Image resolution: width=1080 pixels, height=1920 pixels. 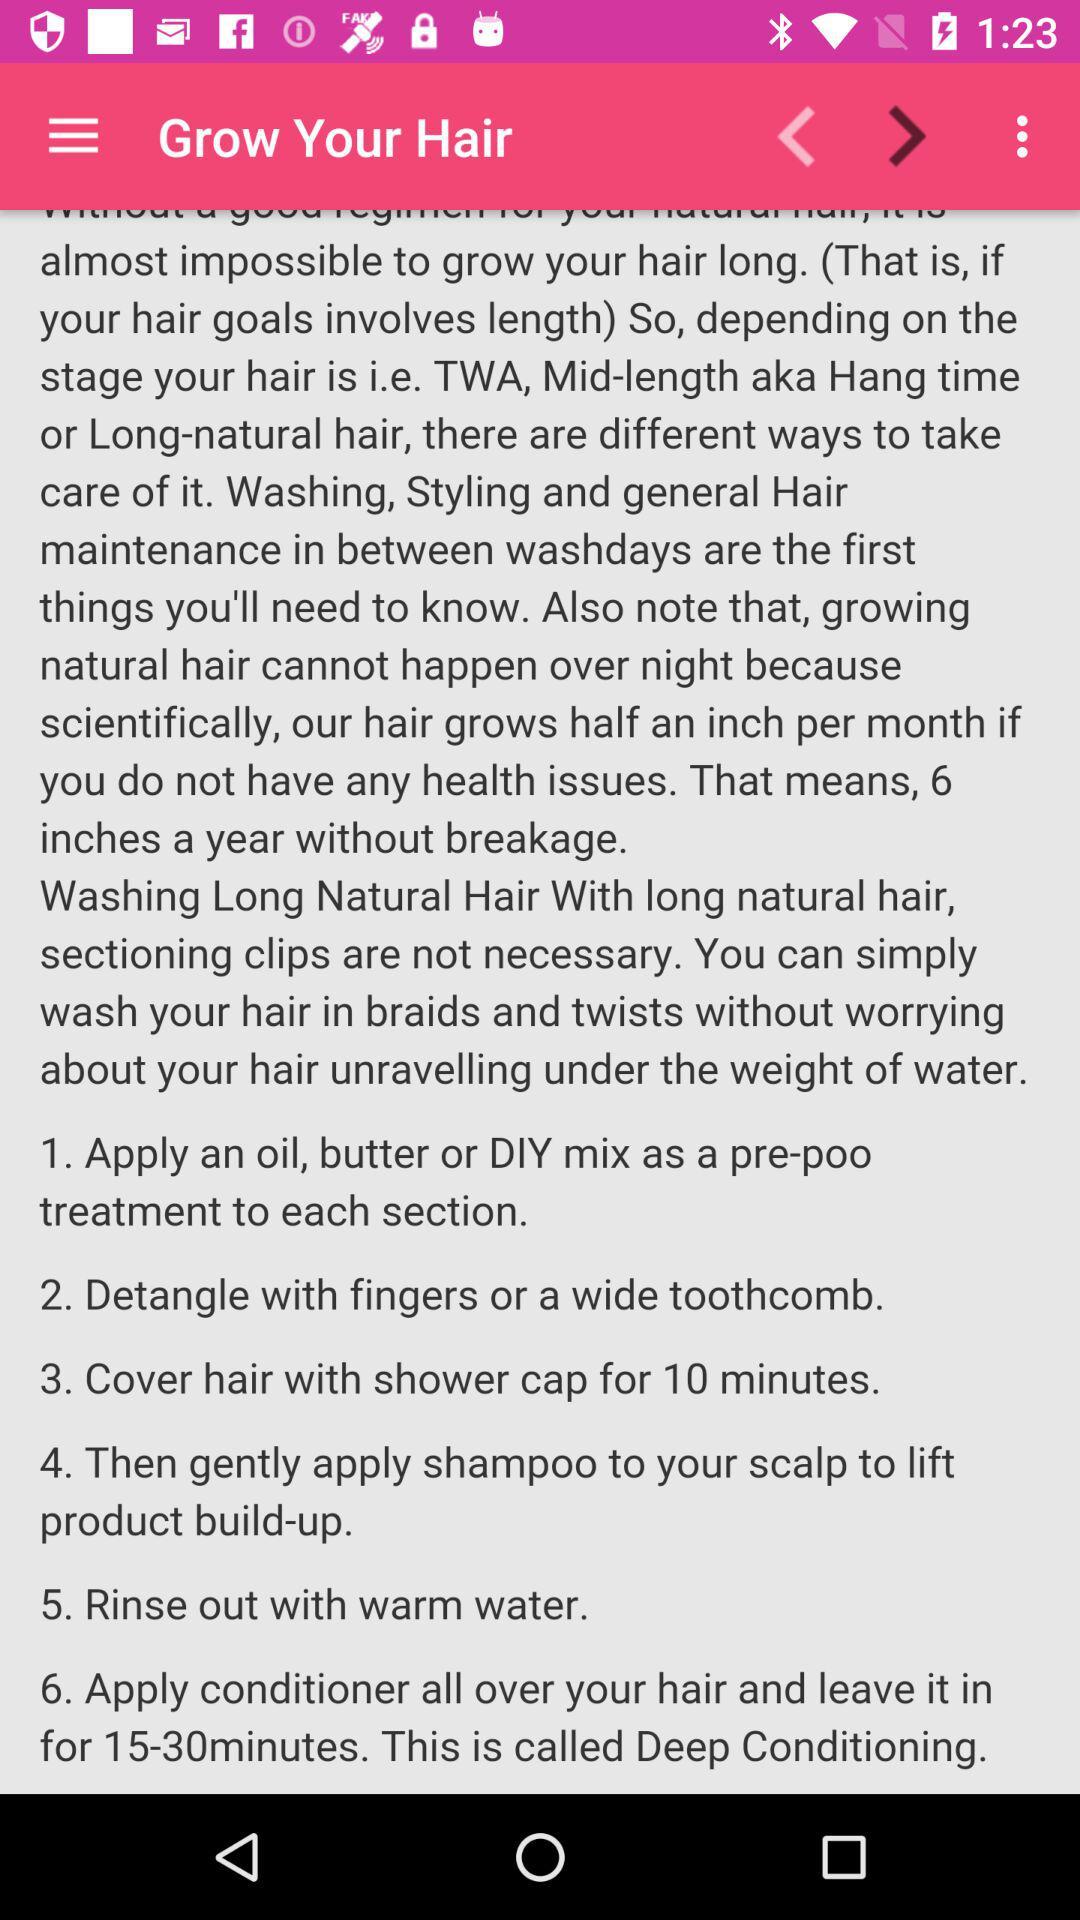 What do you see at coordinates (919, 135) in the screenshot?
I see `forward button` at bounding box center [919, 135].